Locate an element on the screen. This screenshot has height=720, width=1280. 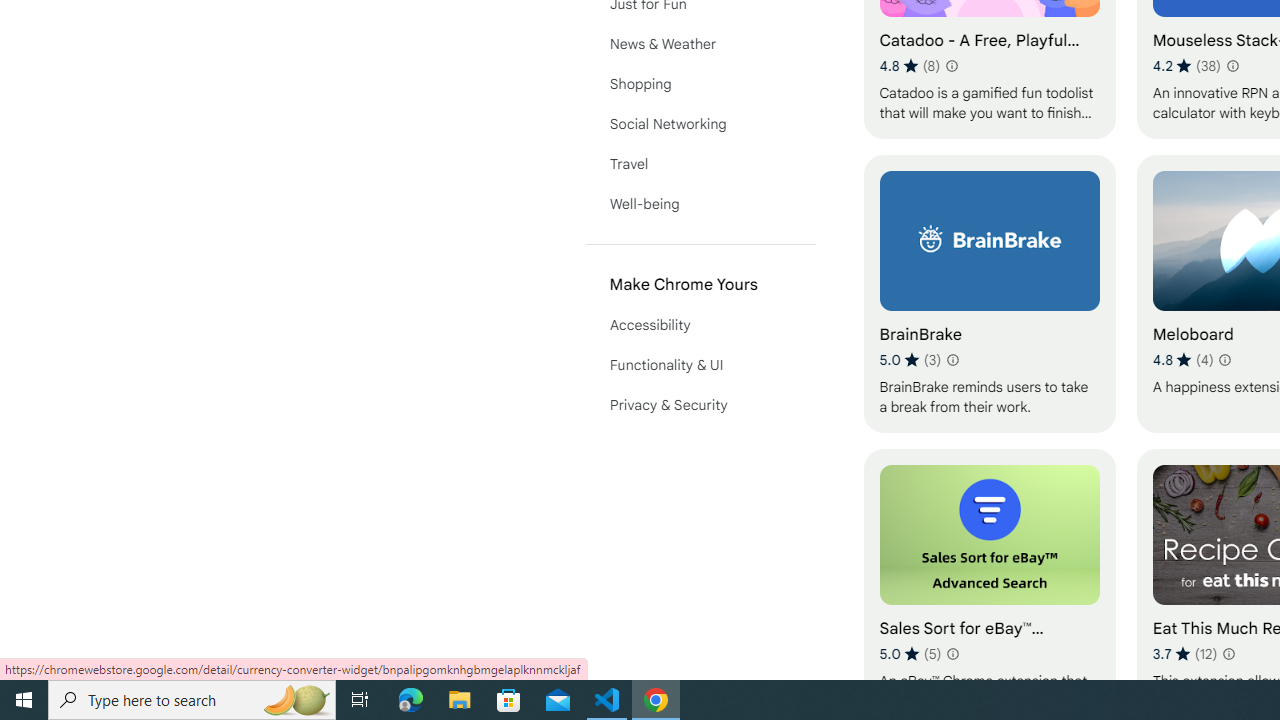
'Average rating 4.8 out of 5 stars. 4 ratings.' is located at coordinates (1182, 360).